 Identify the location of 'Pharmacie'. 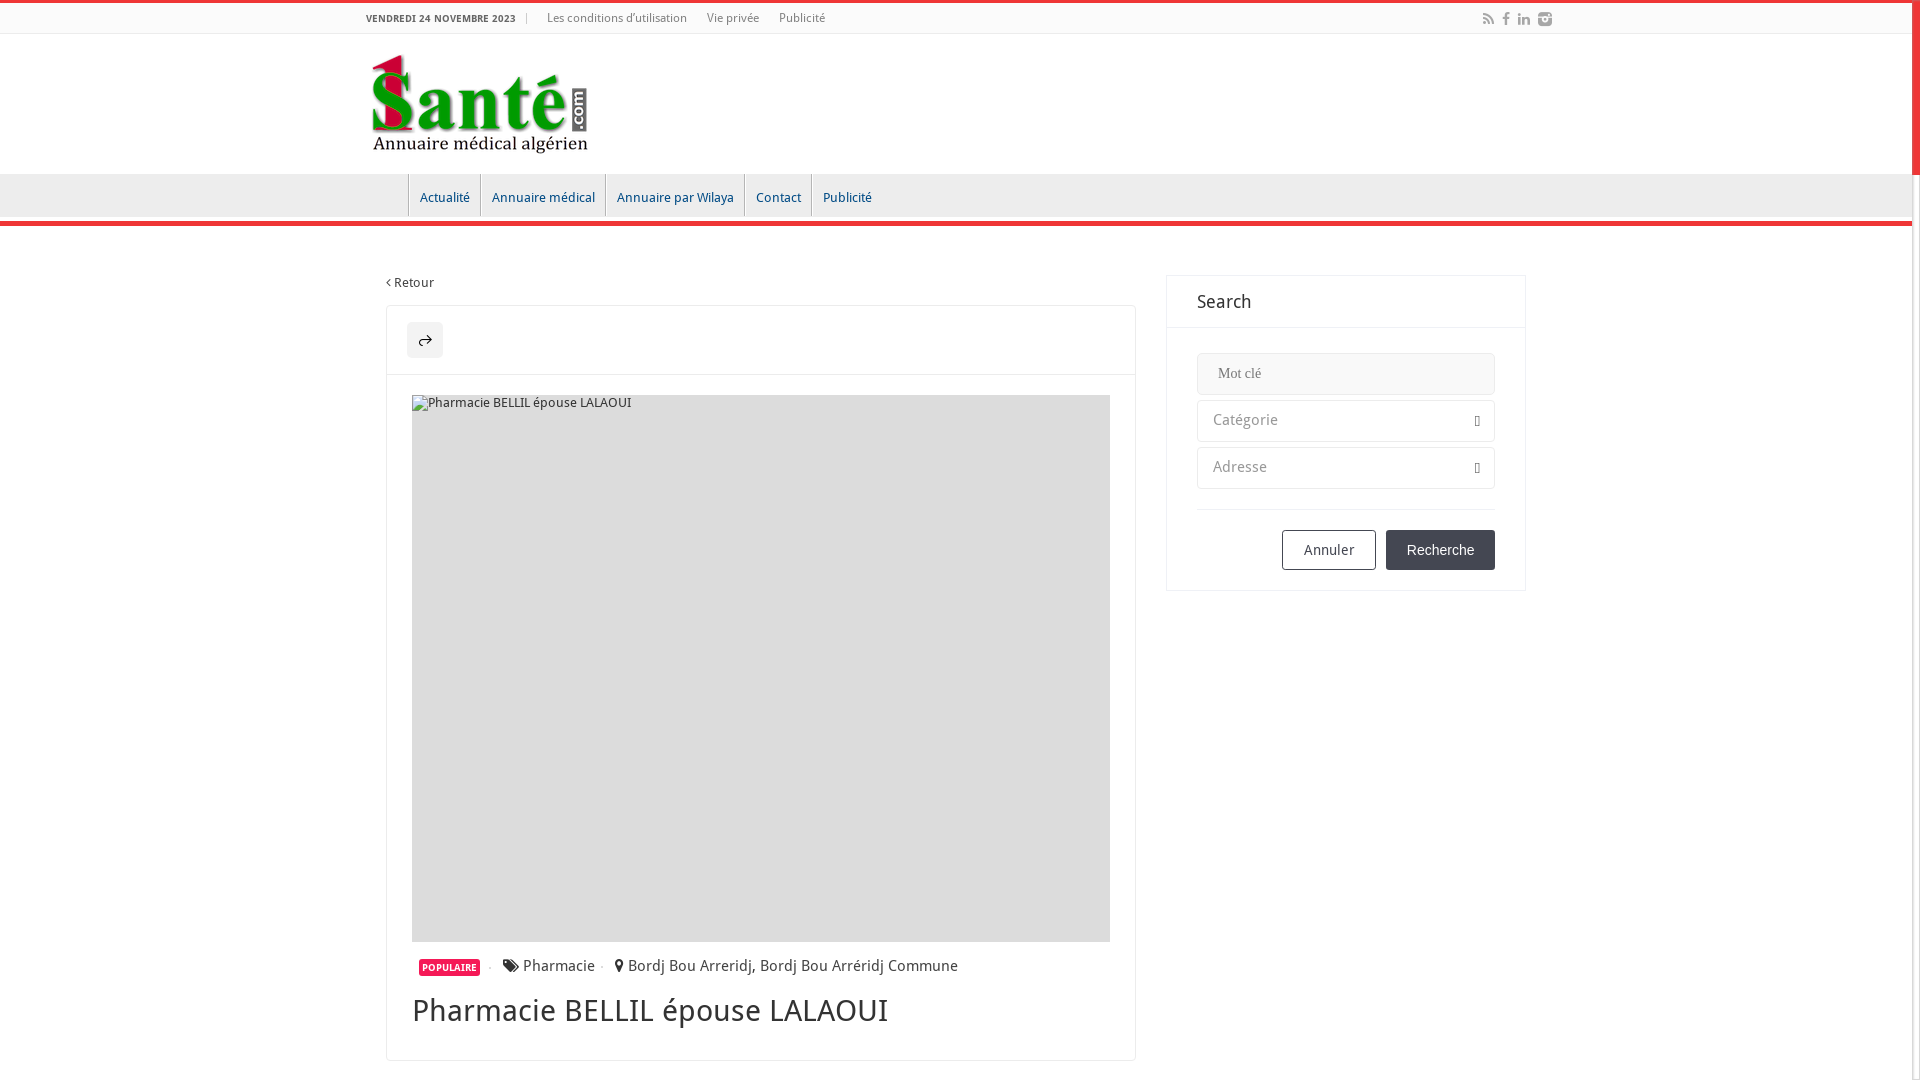
(523, 964).